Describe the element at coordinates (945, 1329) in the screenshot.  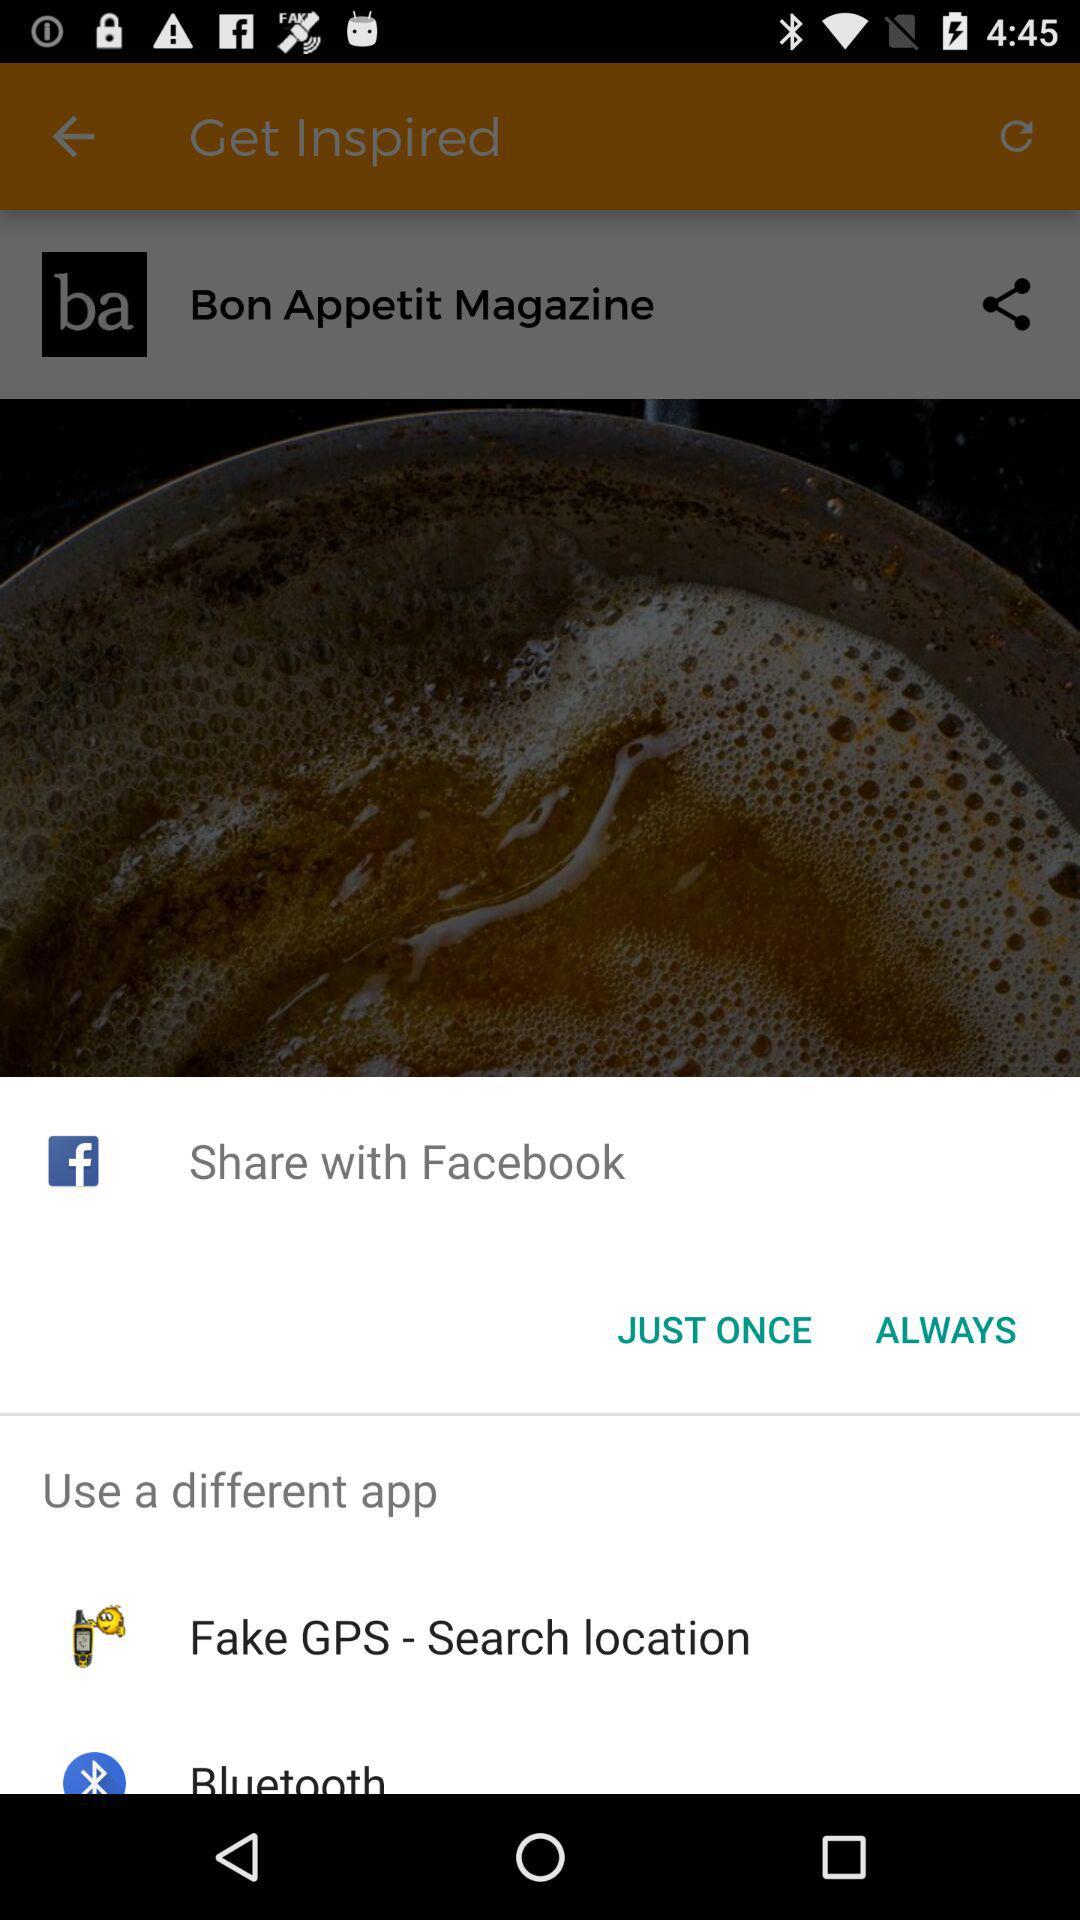
I see `the button at the bottom right corner` at that location.